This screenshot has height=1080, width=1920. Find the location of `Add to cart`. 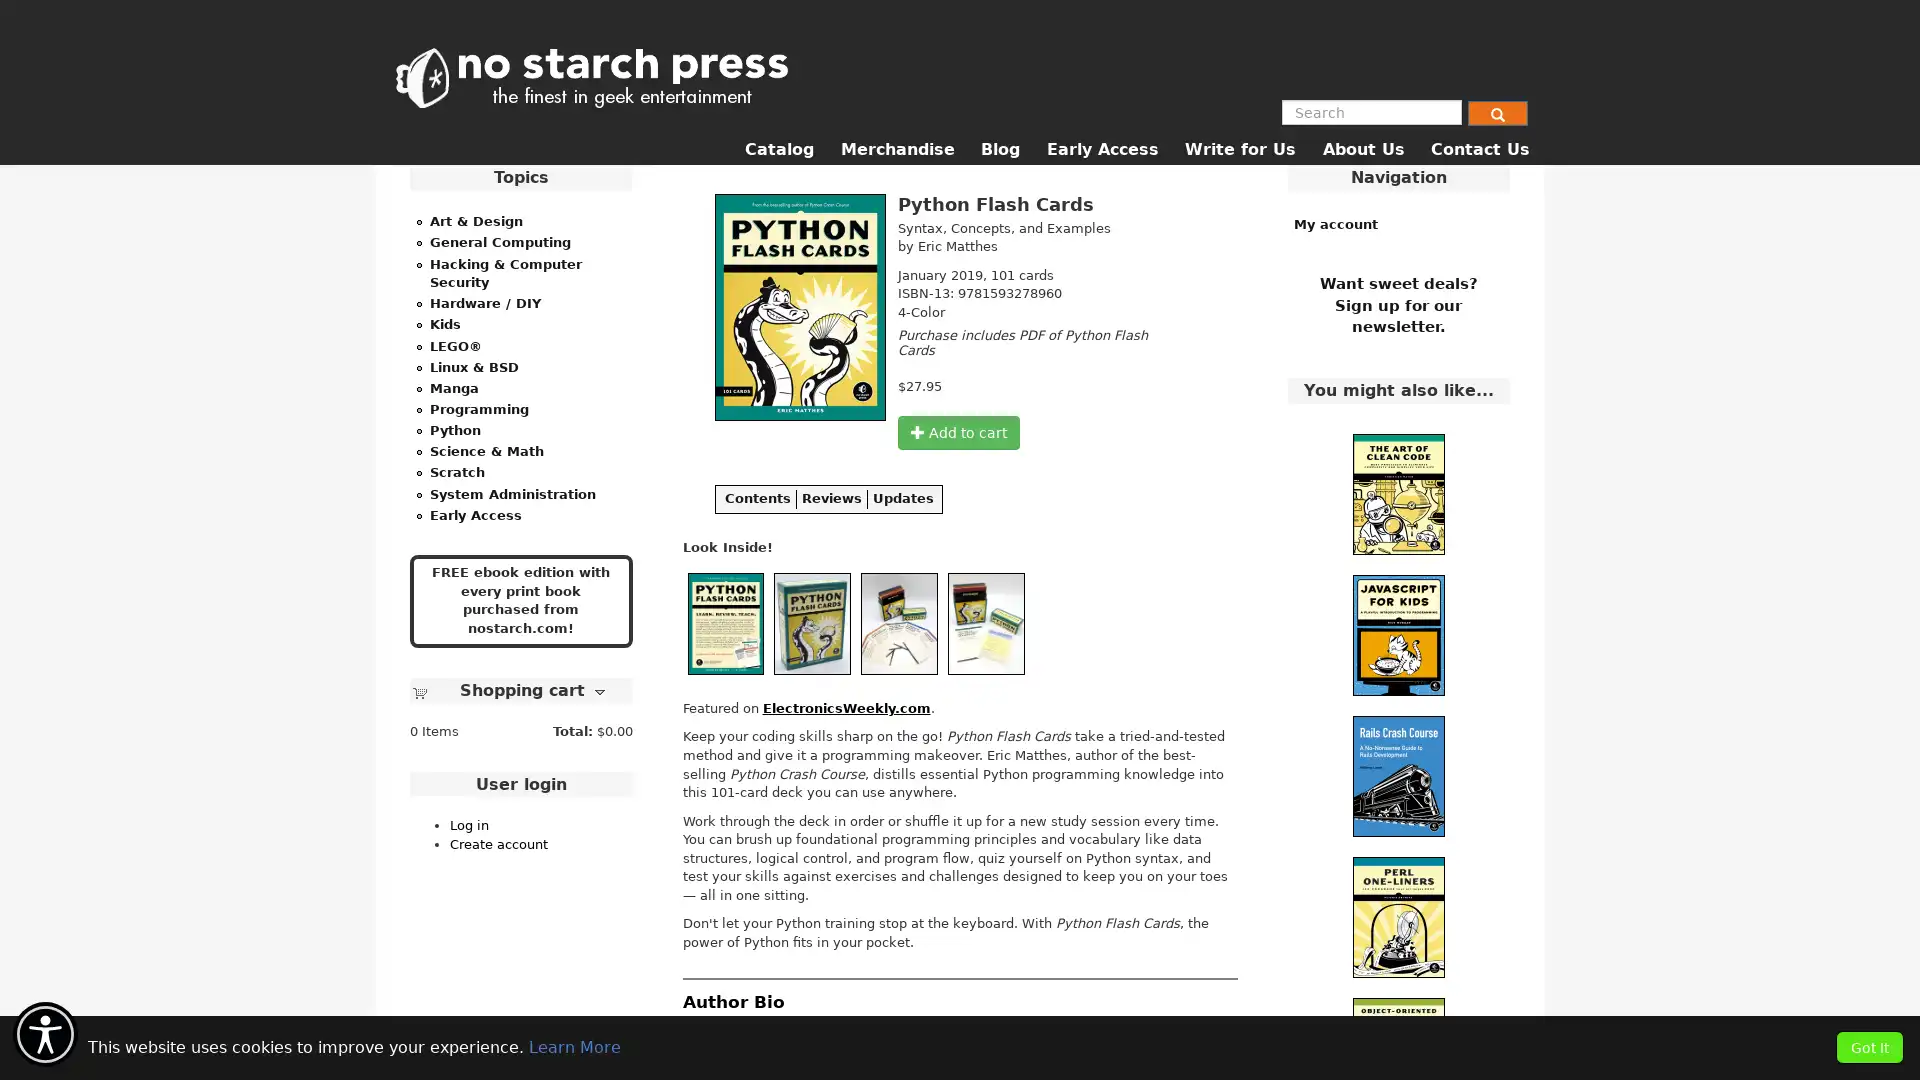

Add to cart is located at coordinates (957, 431).